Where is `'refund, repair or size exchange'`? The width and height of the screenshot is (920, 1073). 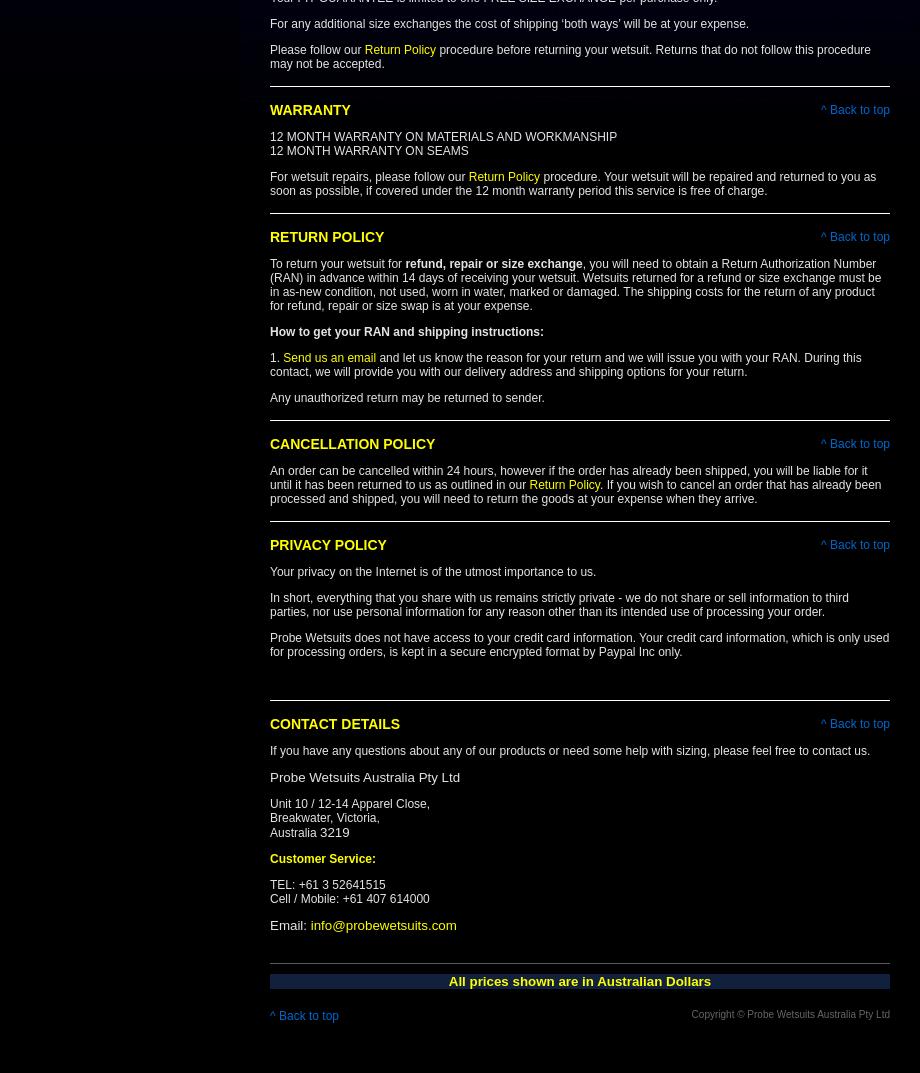 'refund, repair or size exchange' is located at coordinates (493, 262).